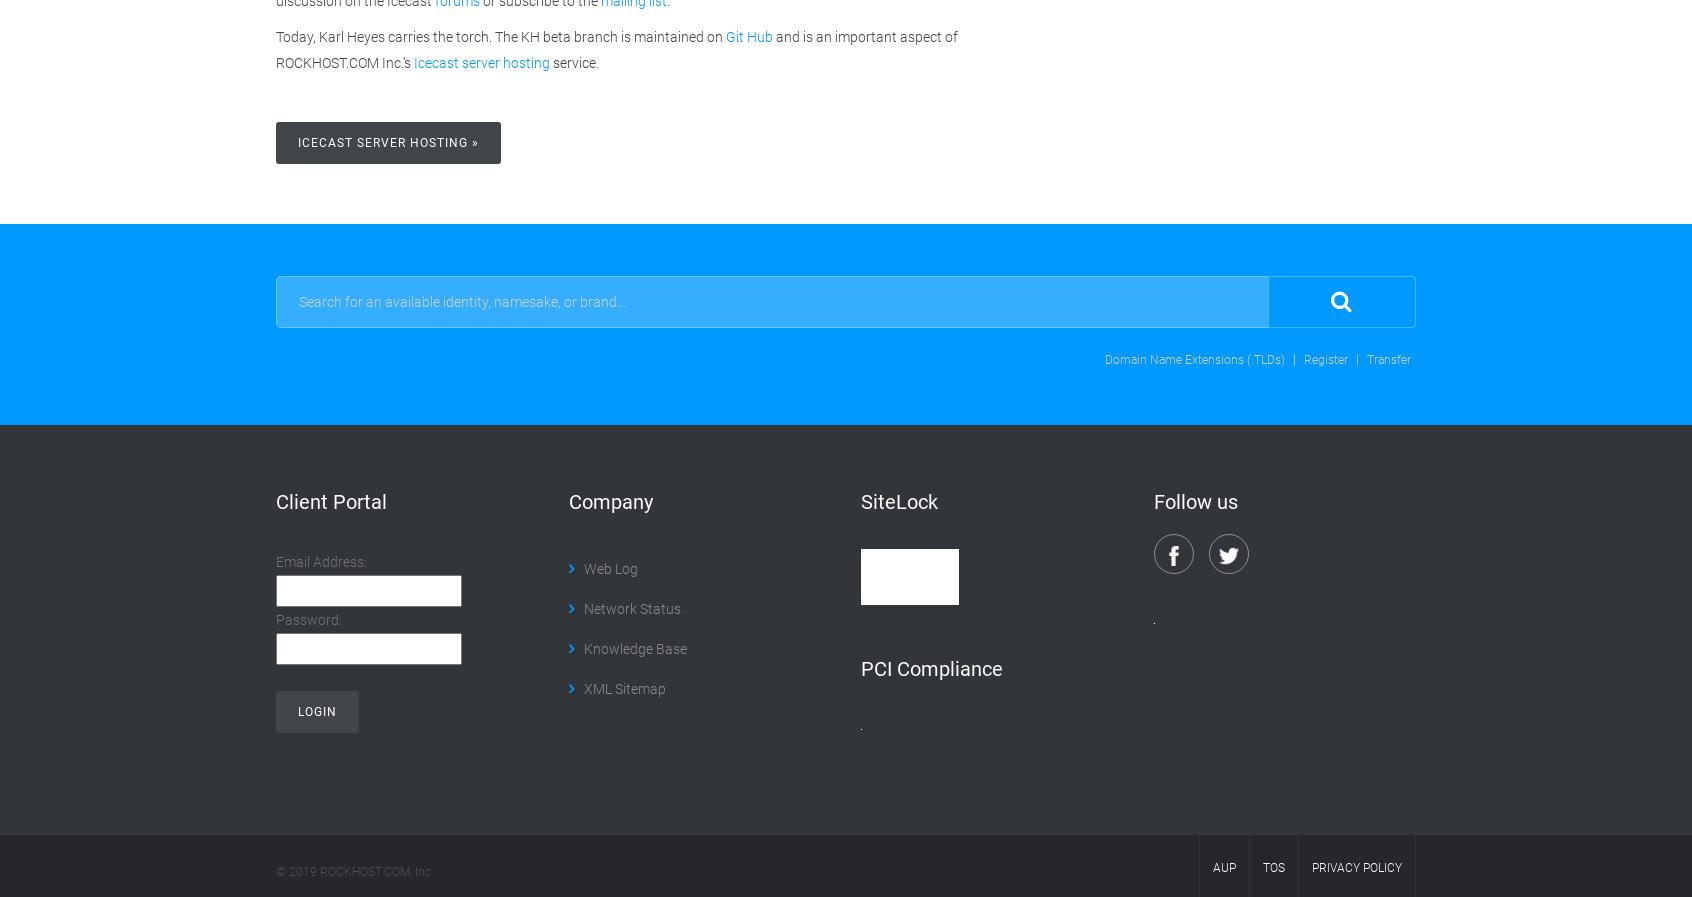 This screenshot has width=1692, height=897. I want to click on 'service.', so click(573, 60).